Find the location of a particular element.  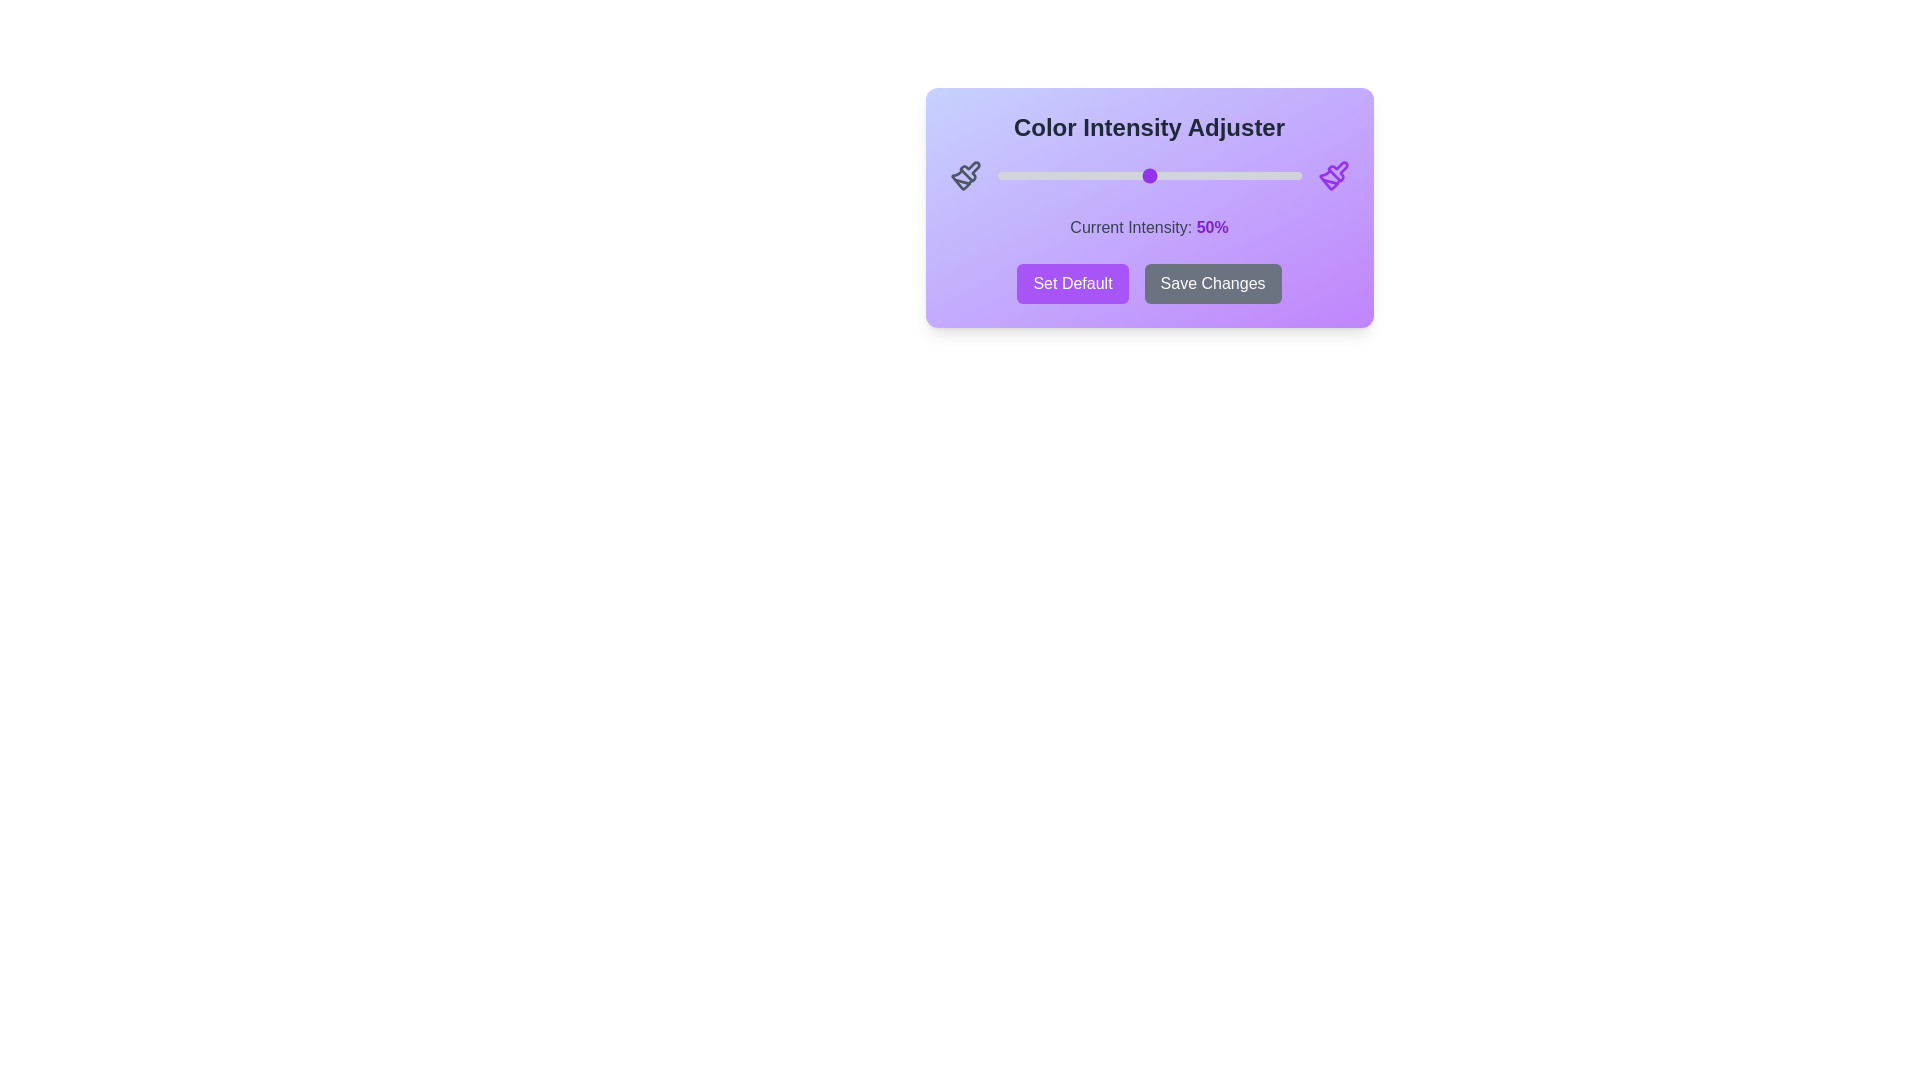

the 'Save Changes' button to save the current settings is located at coordinates (1212, 284).